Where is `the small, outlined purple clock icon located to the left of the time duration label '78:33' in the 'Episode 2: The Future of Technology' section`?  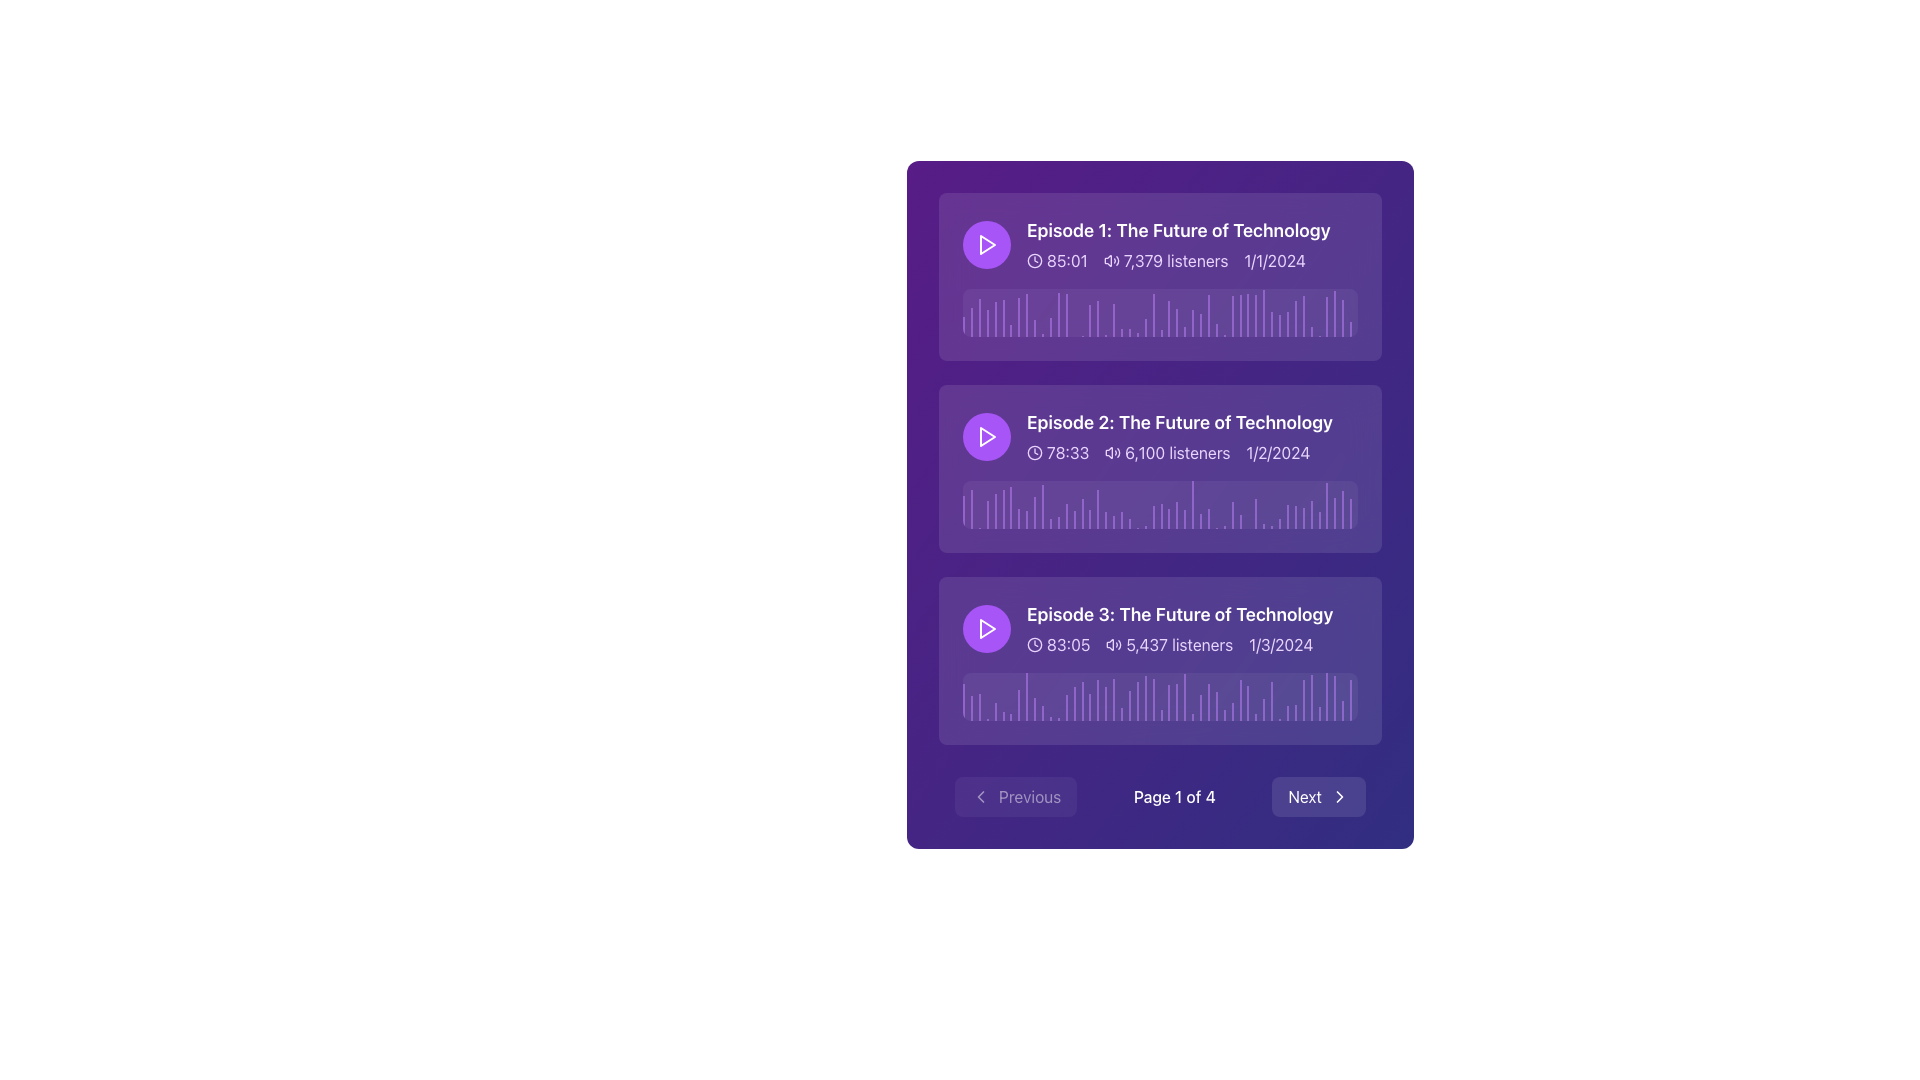
the small, outlined purple clock icon located to the left of the time duration label '78:33' in the 'Episode 2: The Future of Technology' section is located at coordinates (1035, 452).